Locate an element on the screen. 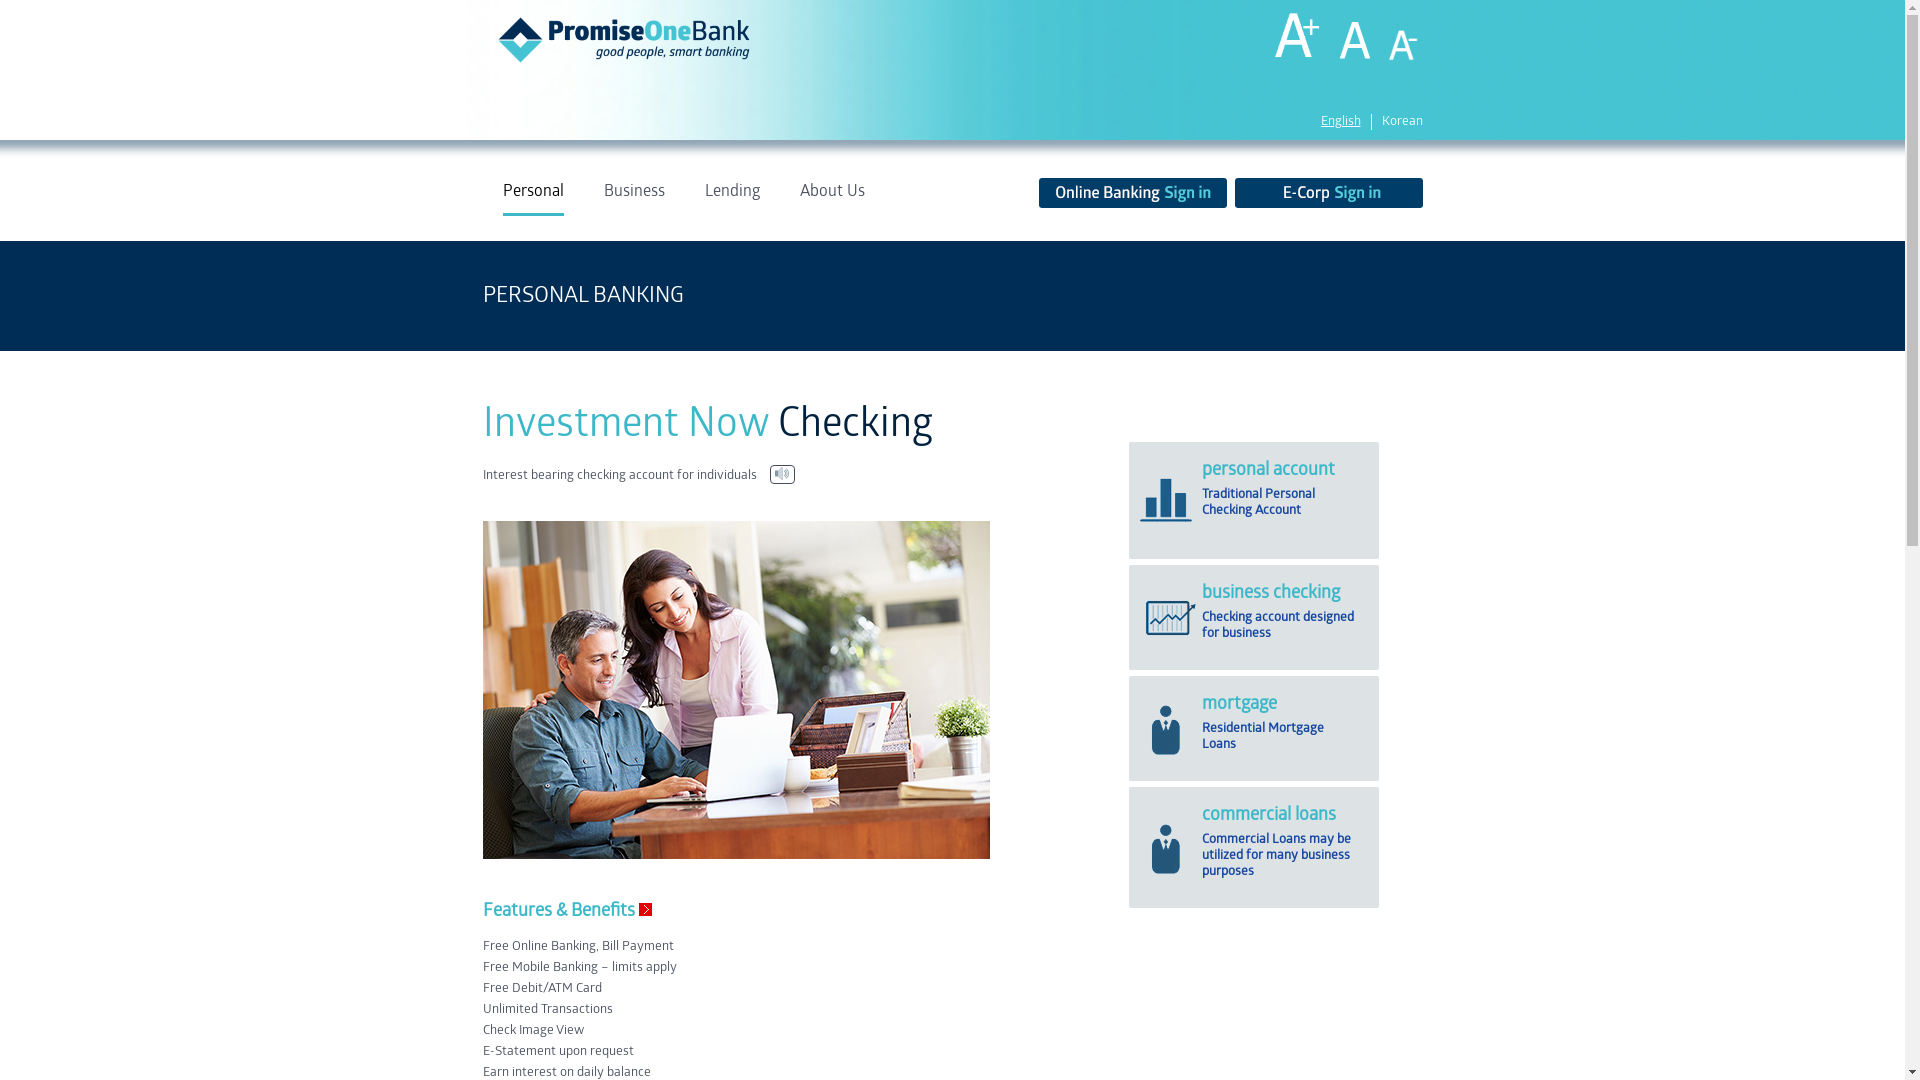 This screenshot has width=1920, height=1080. 'Business' is located at coordinates (633, 199).